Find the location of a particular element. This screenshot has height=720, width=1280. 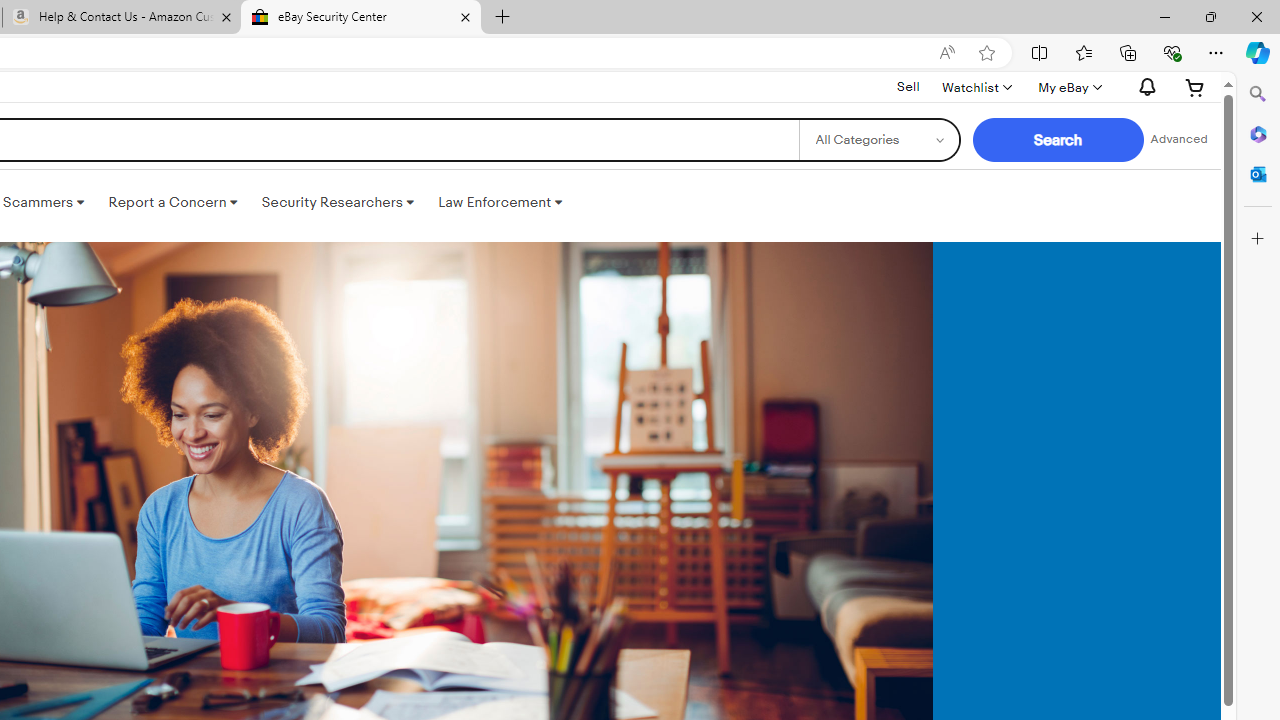

'eBay Security Center' is located at coordinates (360, 17).